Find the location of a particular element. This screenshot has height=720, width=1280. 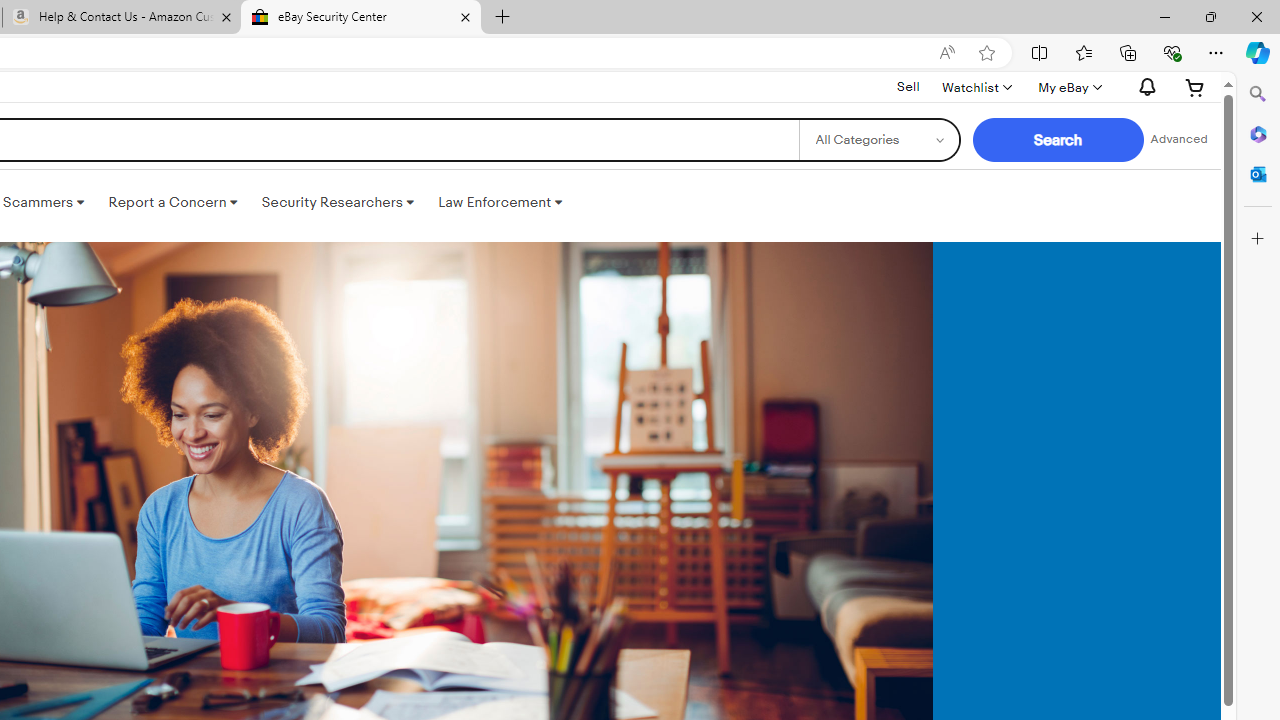

'eBay Security Center' is located at coordinates (360, 17).